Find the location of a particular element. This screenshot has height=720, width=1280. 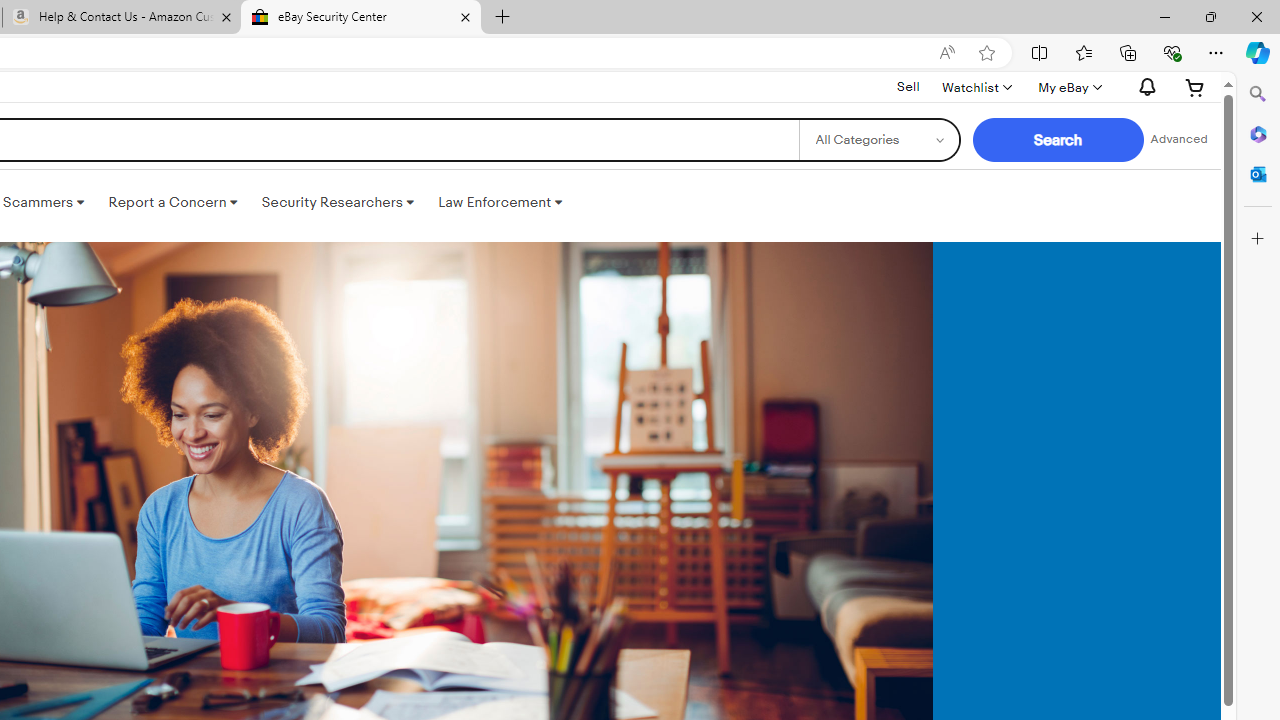

'eBay Security Center' is located at coordinates (360, 17).